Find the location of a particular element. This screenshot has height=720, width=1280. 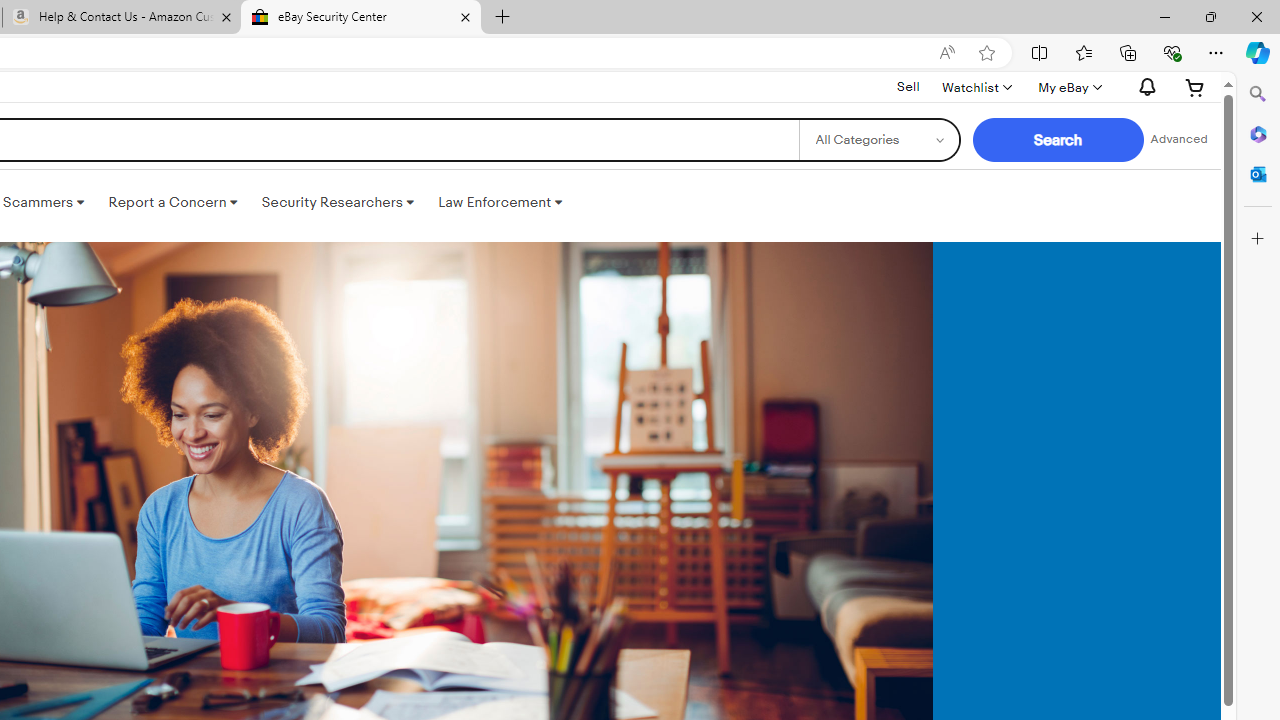

'eBay Security Center' is located at coordinates (360, 17).